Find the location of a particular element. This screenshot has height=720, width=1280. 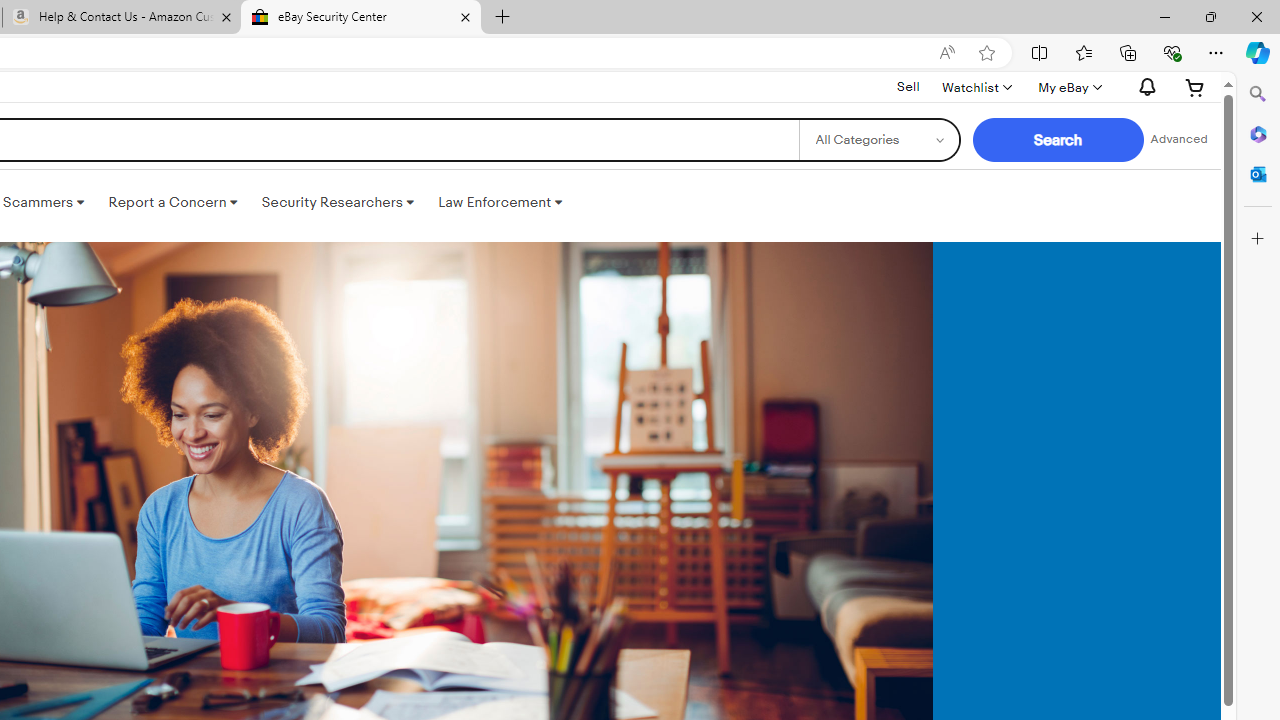

'eBay Security Center' is located at coordinates (360, 17).